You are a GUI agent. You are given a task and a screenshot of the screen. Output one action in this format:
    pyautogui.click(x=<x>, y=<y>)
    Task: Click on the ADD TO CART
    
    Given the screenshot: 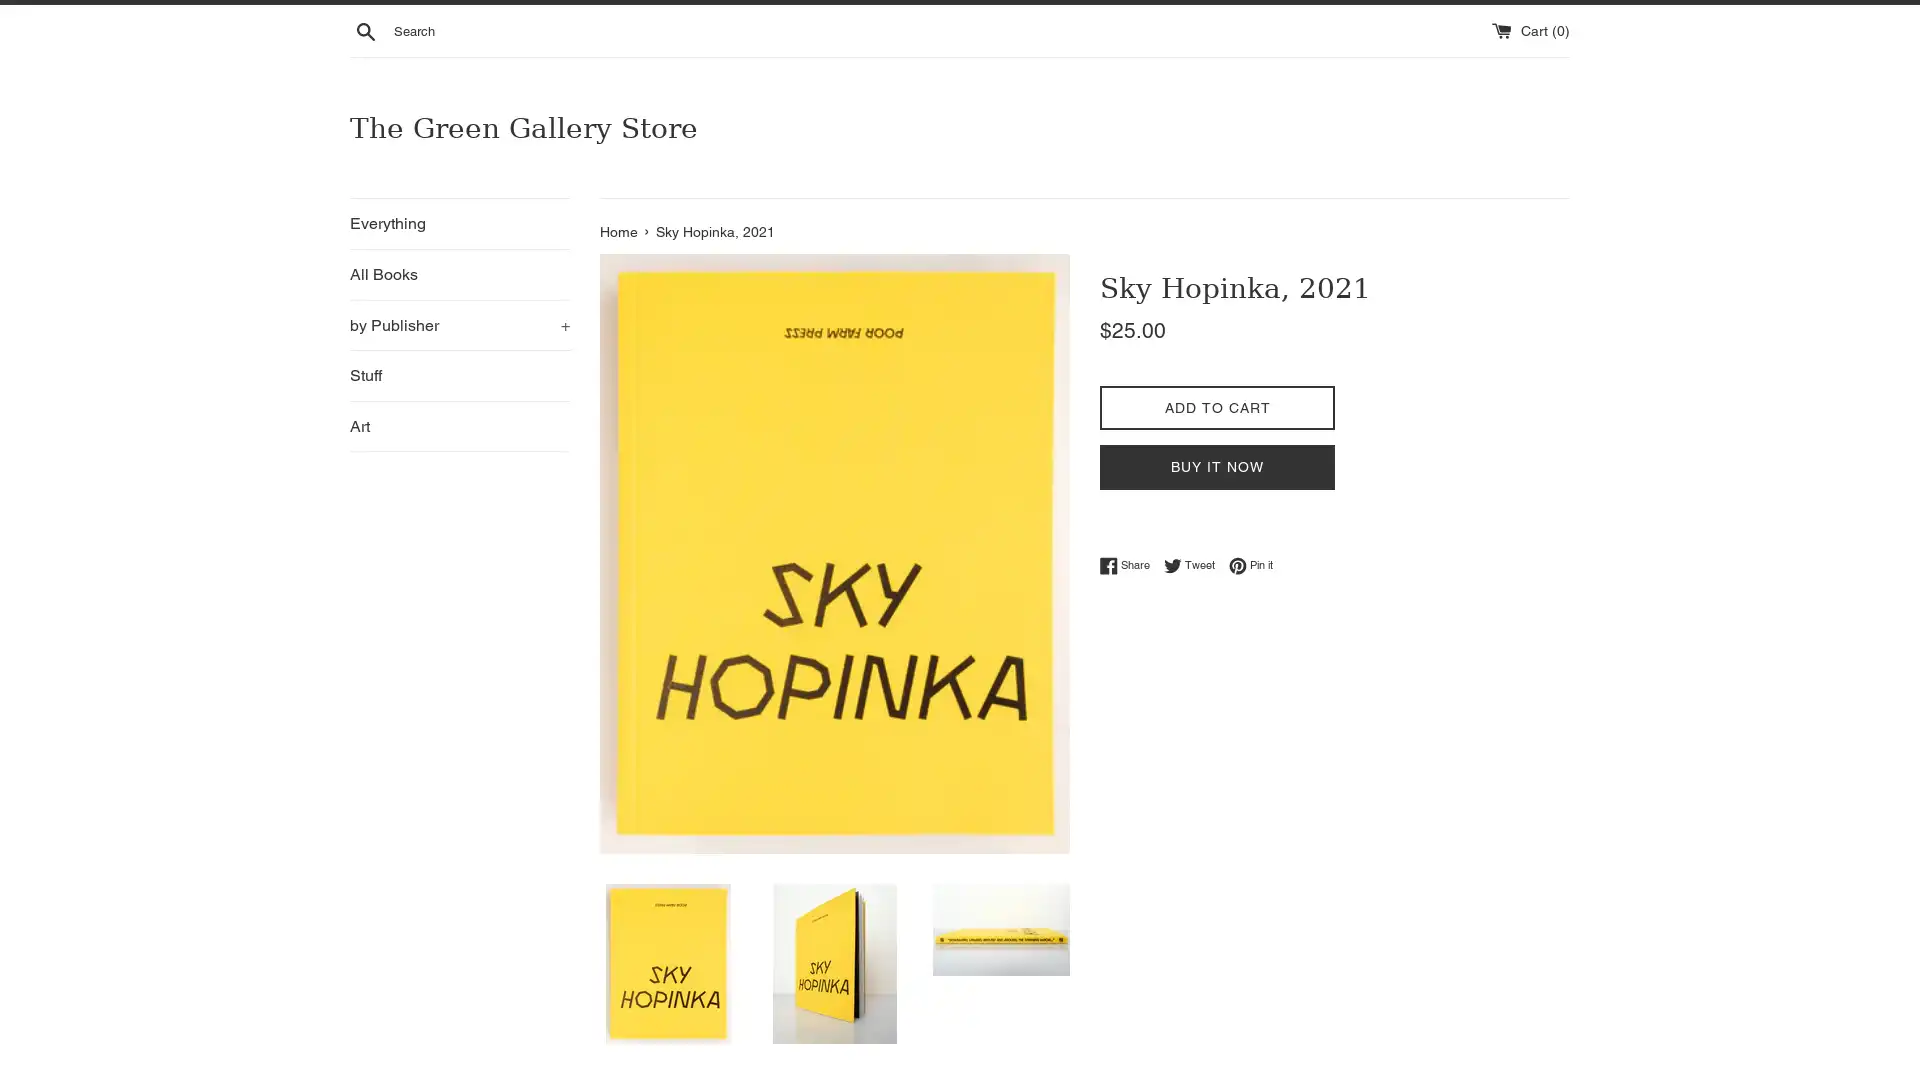 What is the action you would take?
    pyautogui.click(x=1216, y=406)
    